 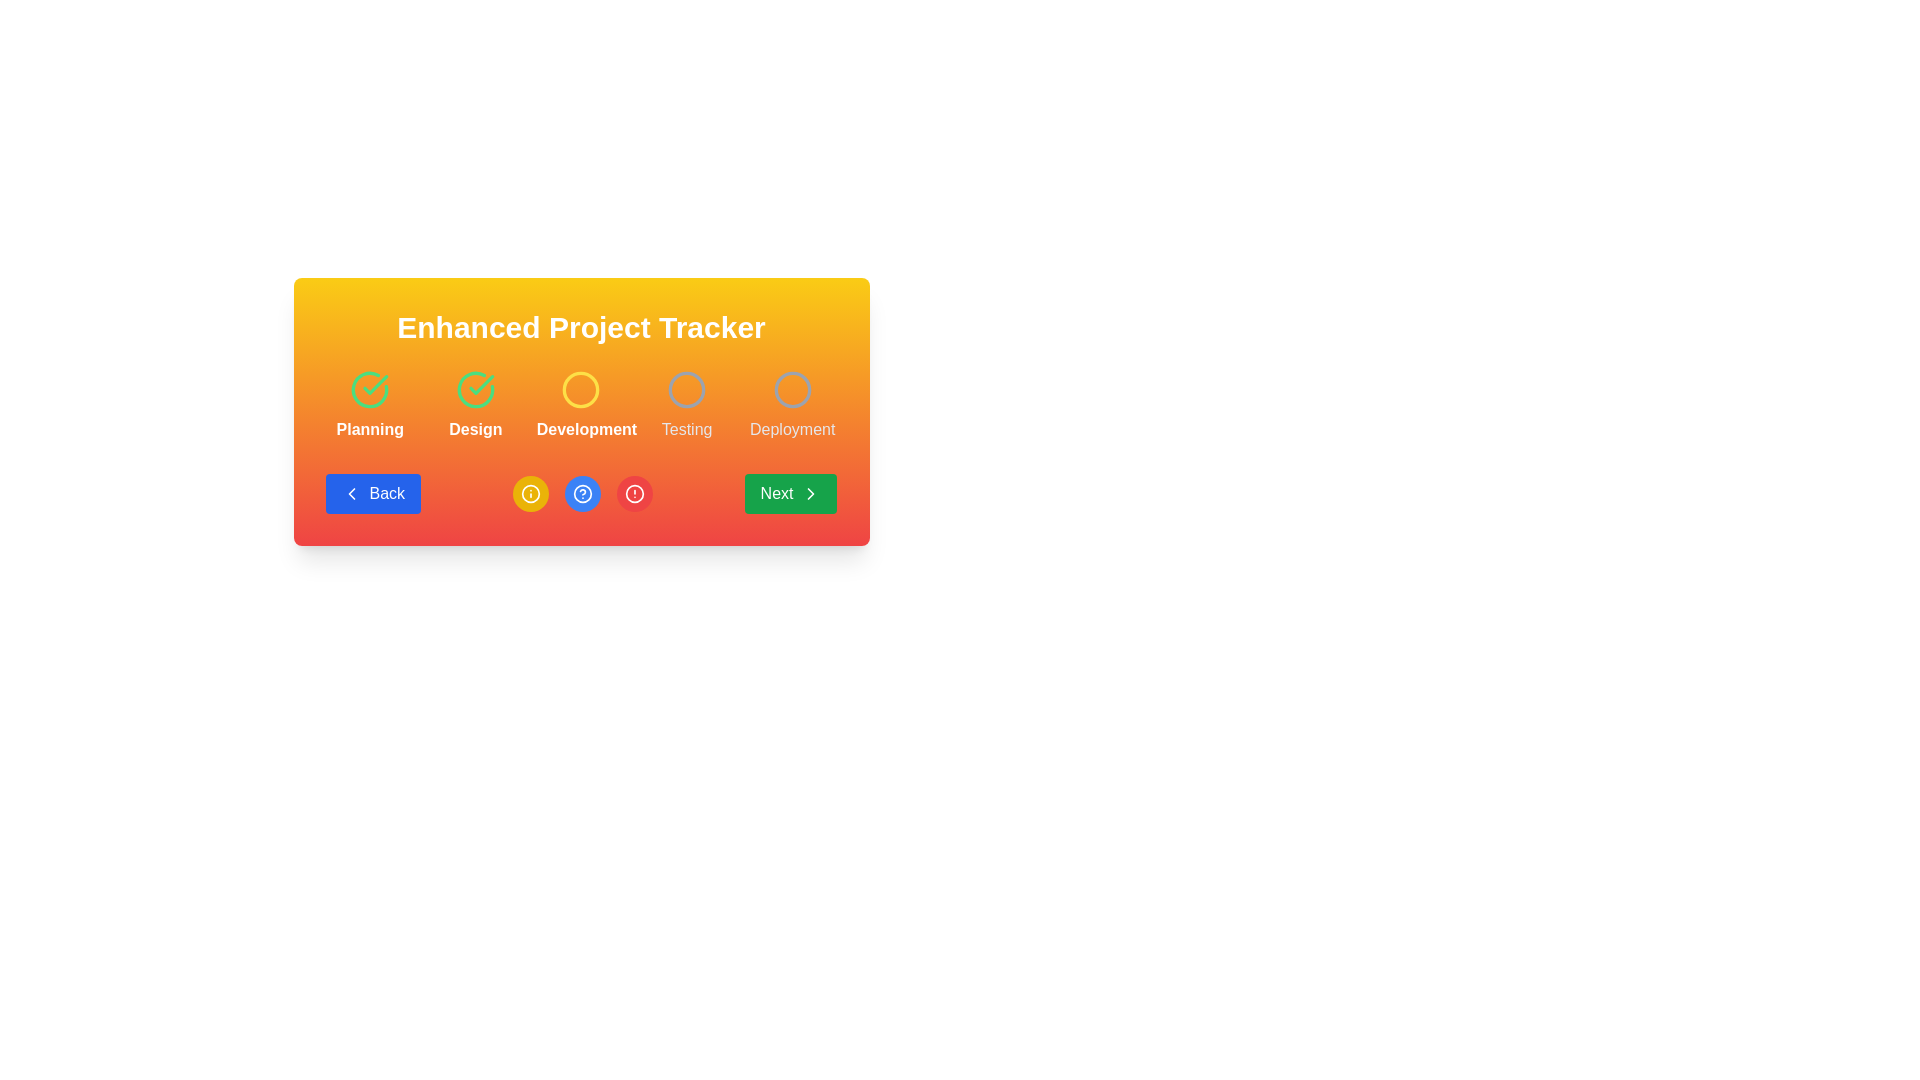 What do you see at coordinates (791, 428) in the screenshot?
I see `the 'Deployment' stage label in the Enhanced Project Tracker interface, which is the fifth and rightmost text label positioned below a circular icon` at bounding box center [791, 428].